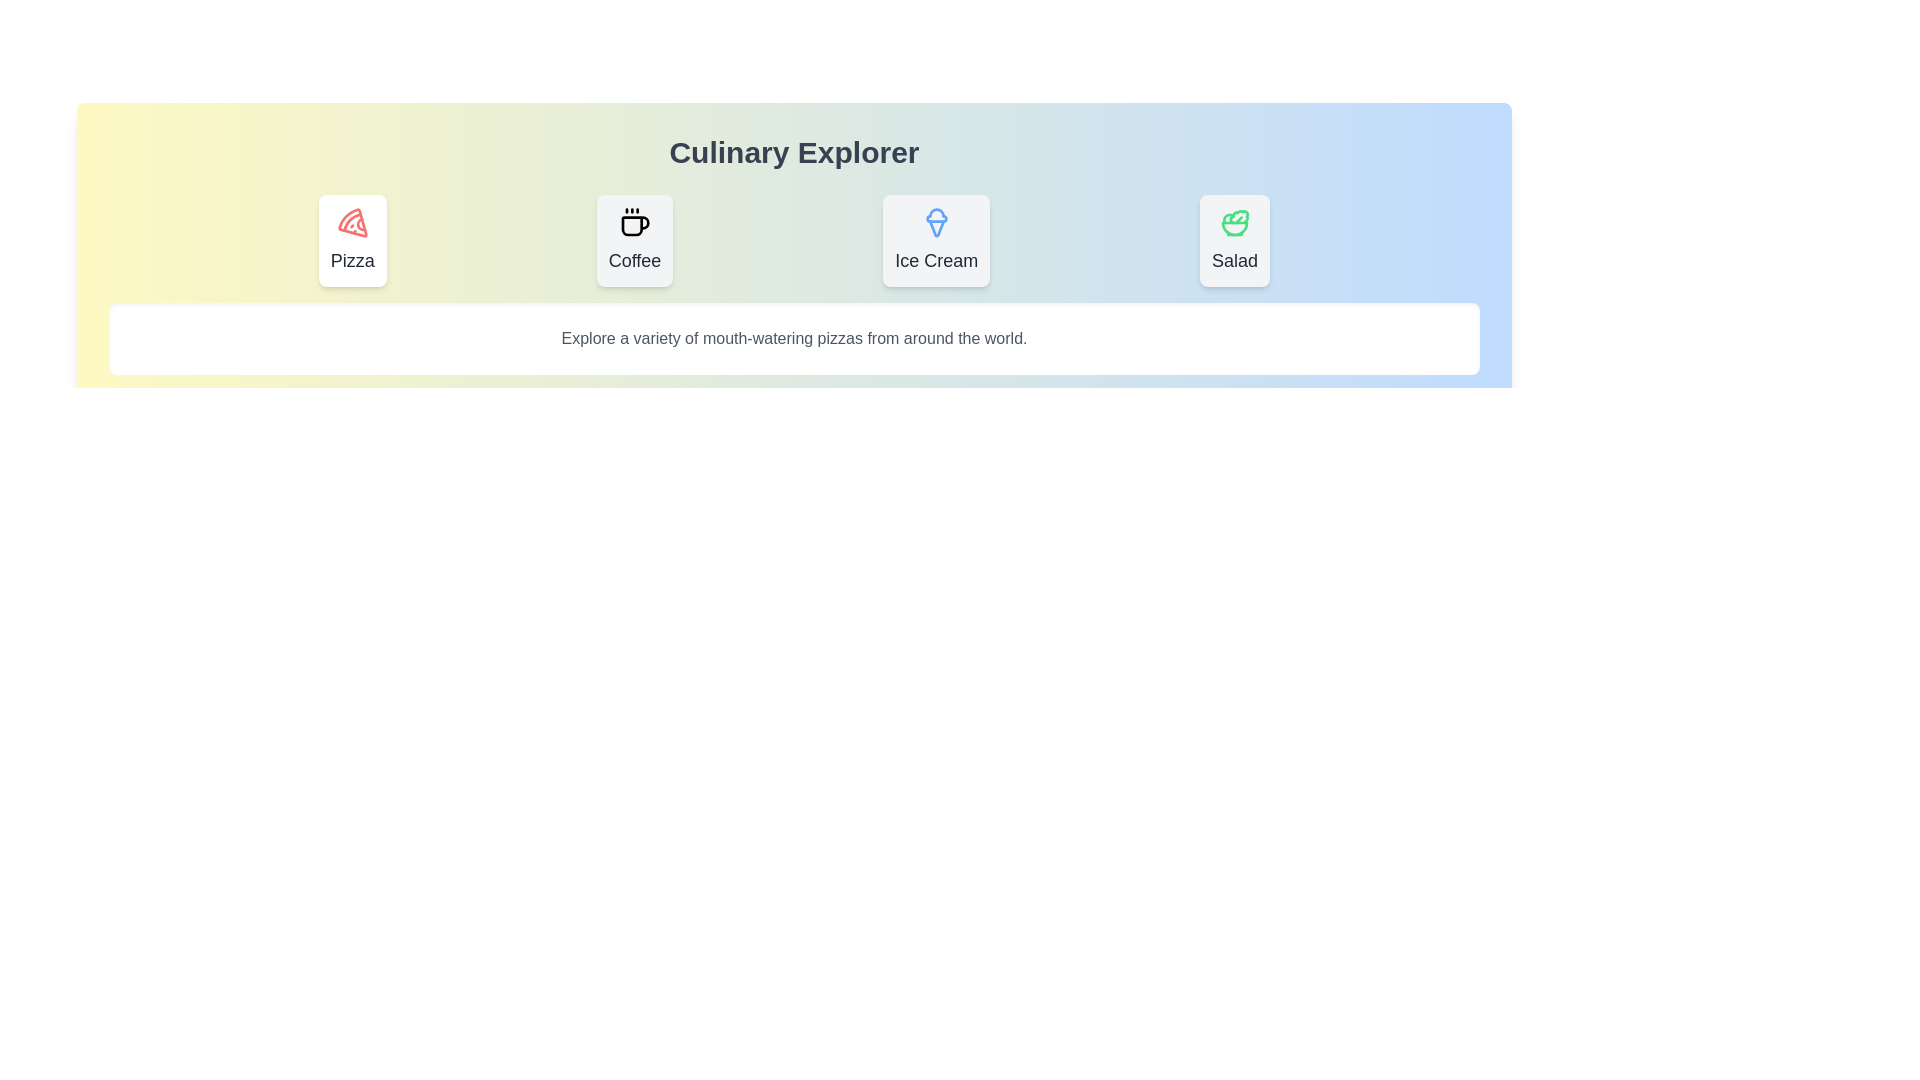  What do you see at coordinates (633, 239) in the screenshot?
I see `the tab labeled Coffee to observe its hover animation` at bounding box center [633, 239].